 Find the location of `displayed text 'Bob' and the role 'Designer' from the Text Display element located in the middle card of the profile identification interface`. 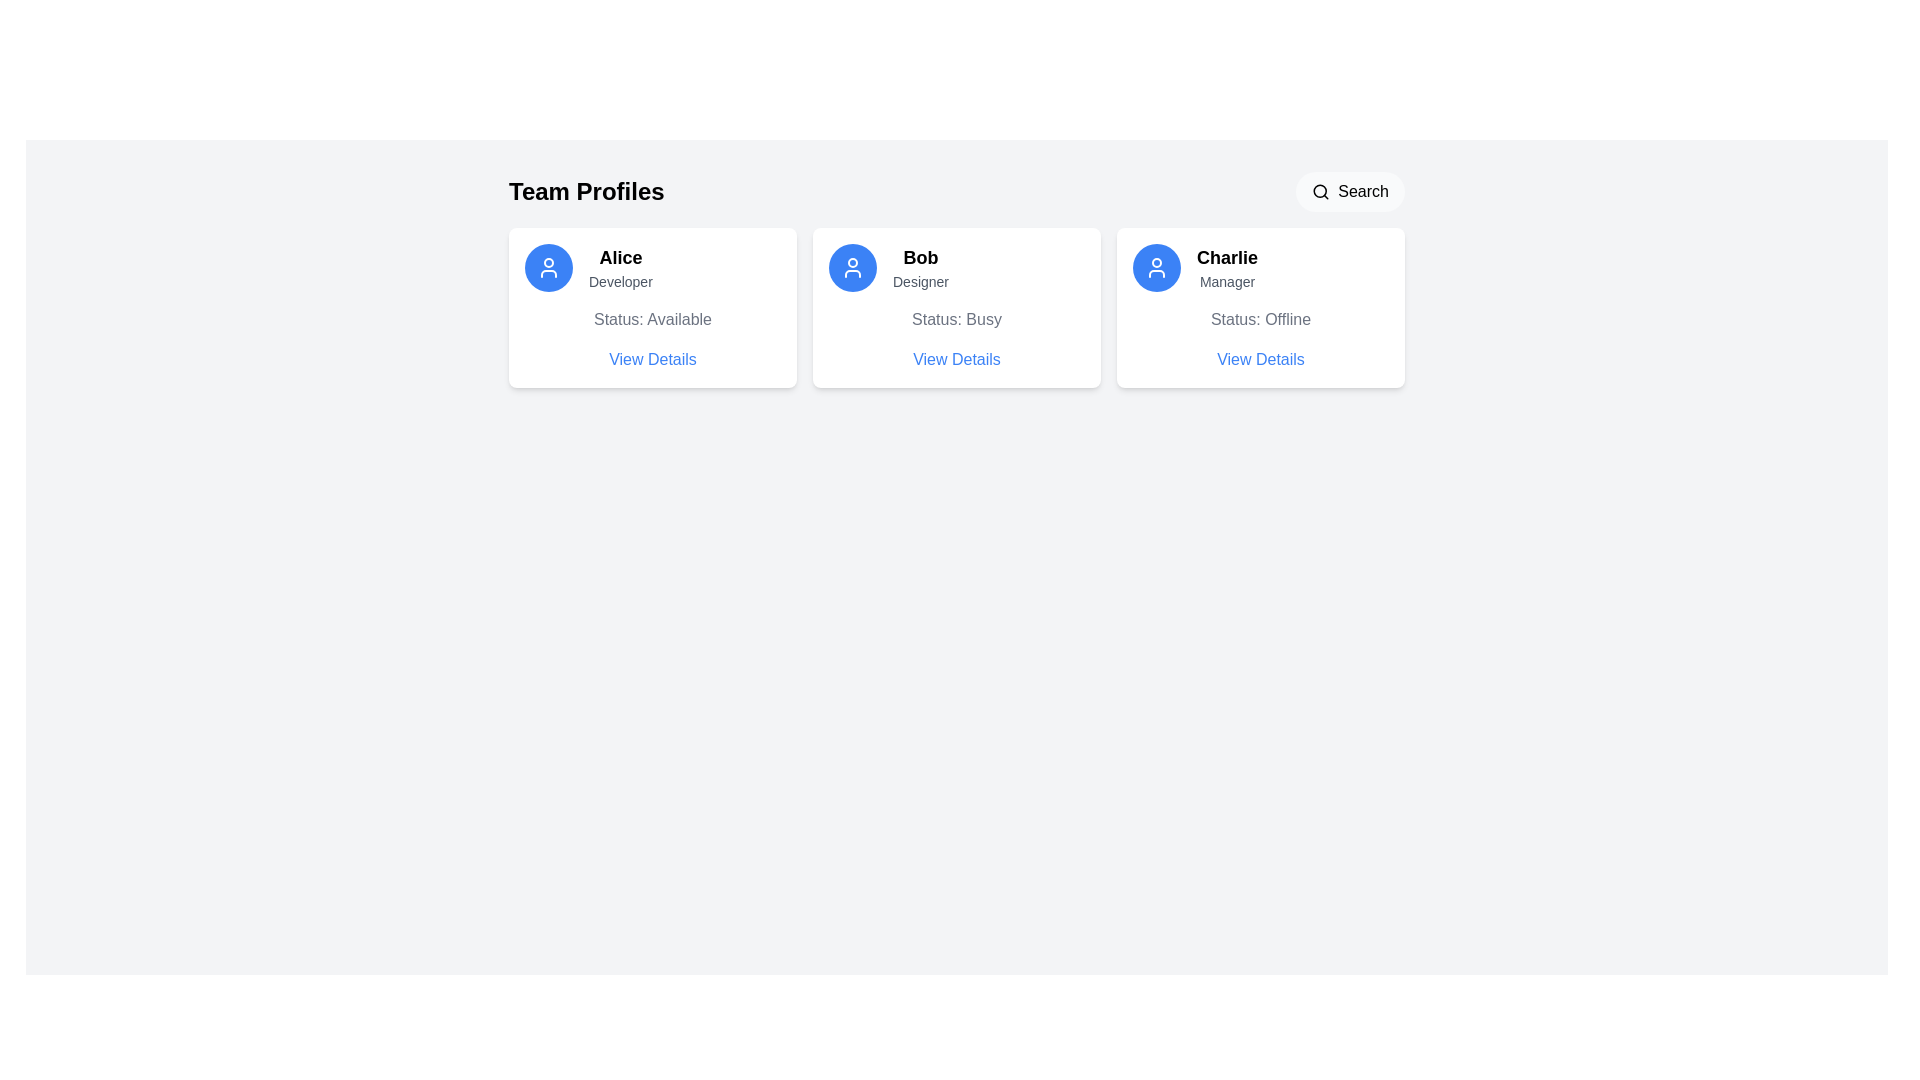

displayed text 'Bob' and the role 'Designer' from the Text Display element located in the middle card of the profile identification interface is located at coordinates (920, 266).